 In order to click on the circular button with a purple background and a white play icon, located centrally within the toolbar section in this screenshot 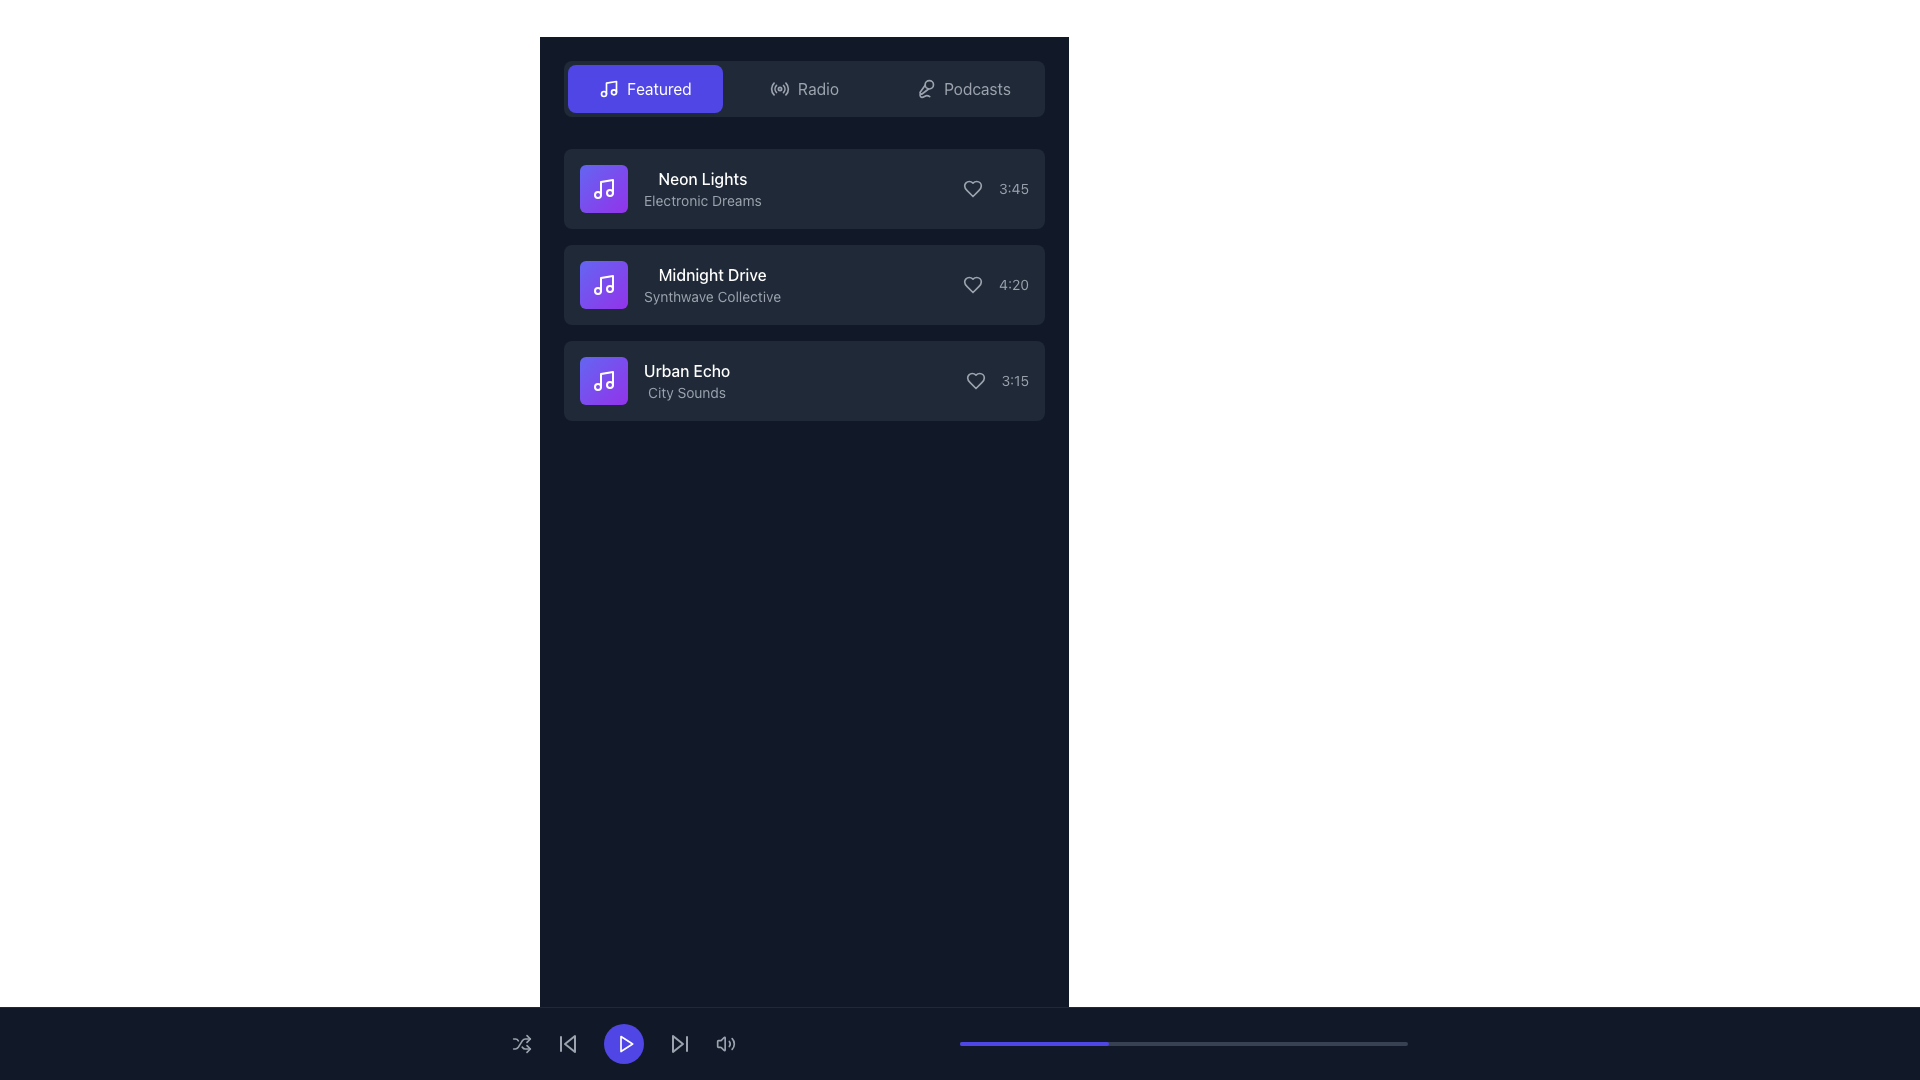, I will do `click(623, 1043)`.